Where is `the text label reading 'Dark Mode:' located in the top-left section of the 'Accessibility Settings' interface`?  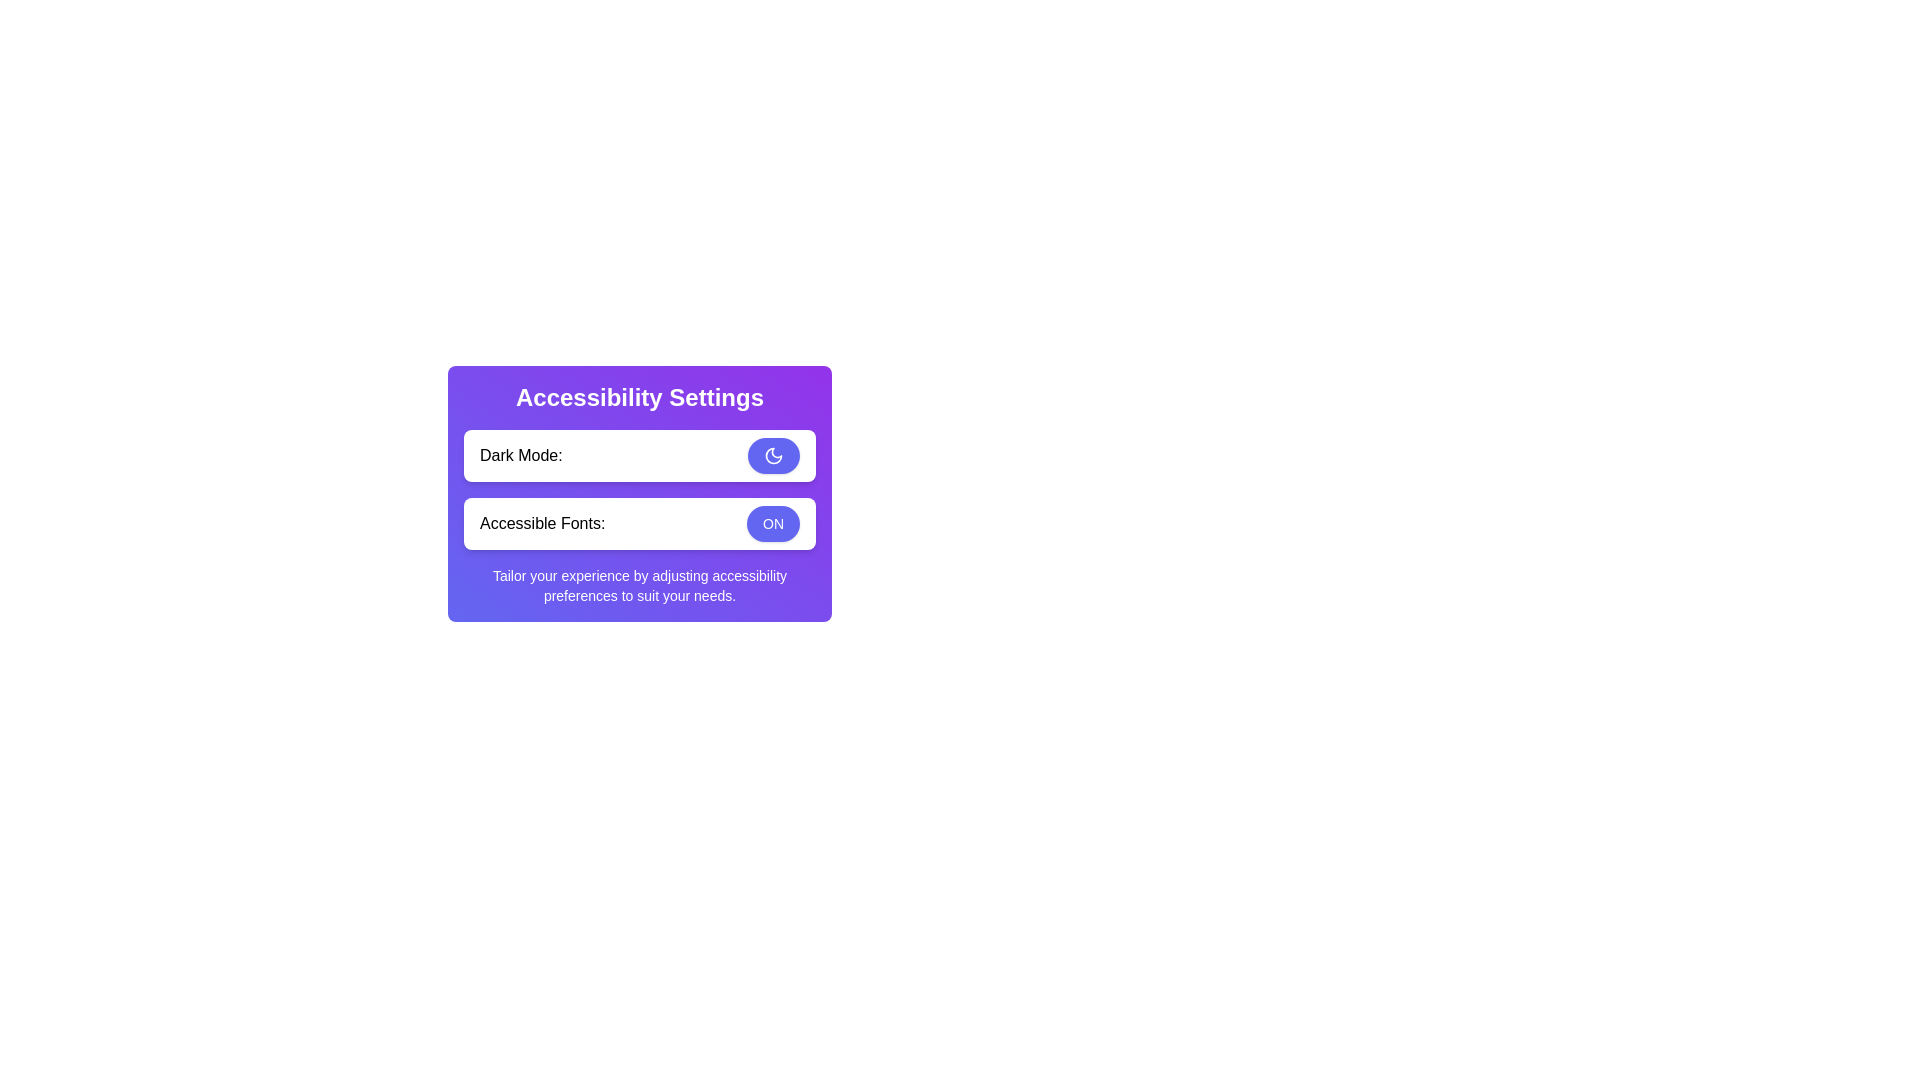 the text label reading 'Dark Mode:' located in the top-left section of the 'Accessibility Settings' interface is located at coordinates (521, 455).